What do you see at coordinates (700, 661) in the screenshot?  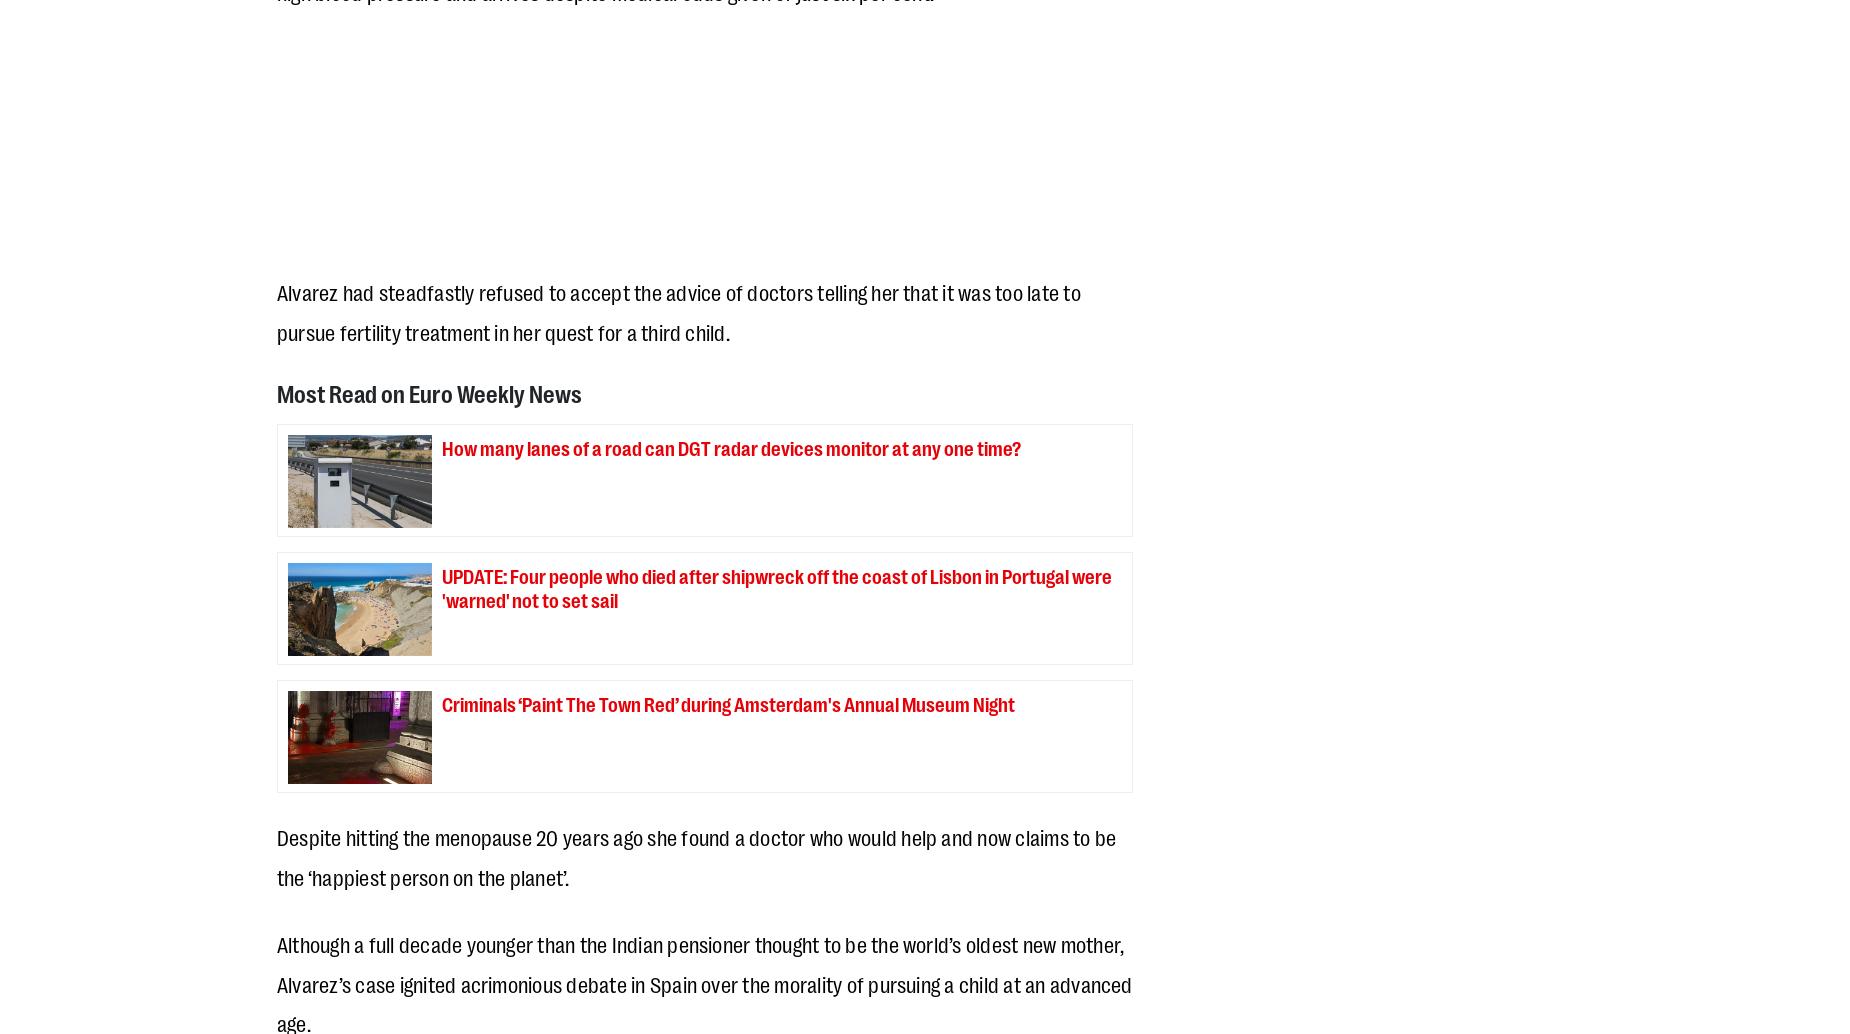 I see `'Our publication has won numerous awards over the last 25 years including Best Free Newspaper of the Year (Premios AEEPP), Company of the Year (Costa del Sol Business Awards) and Collaboration with Foreigners honours (Mijas Town Hall). All of this comes at ZERO cost to our readers. All our print and online content always has been and always will be FREE OF CHARGE.'` at bounding box center [700, 661].